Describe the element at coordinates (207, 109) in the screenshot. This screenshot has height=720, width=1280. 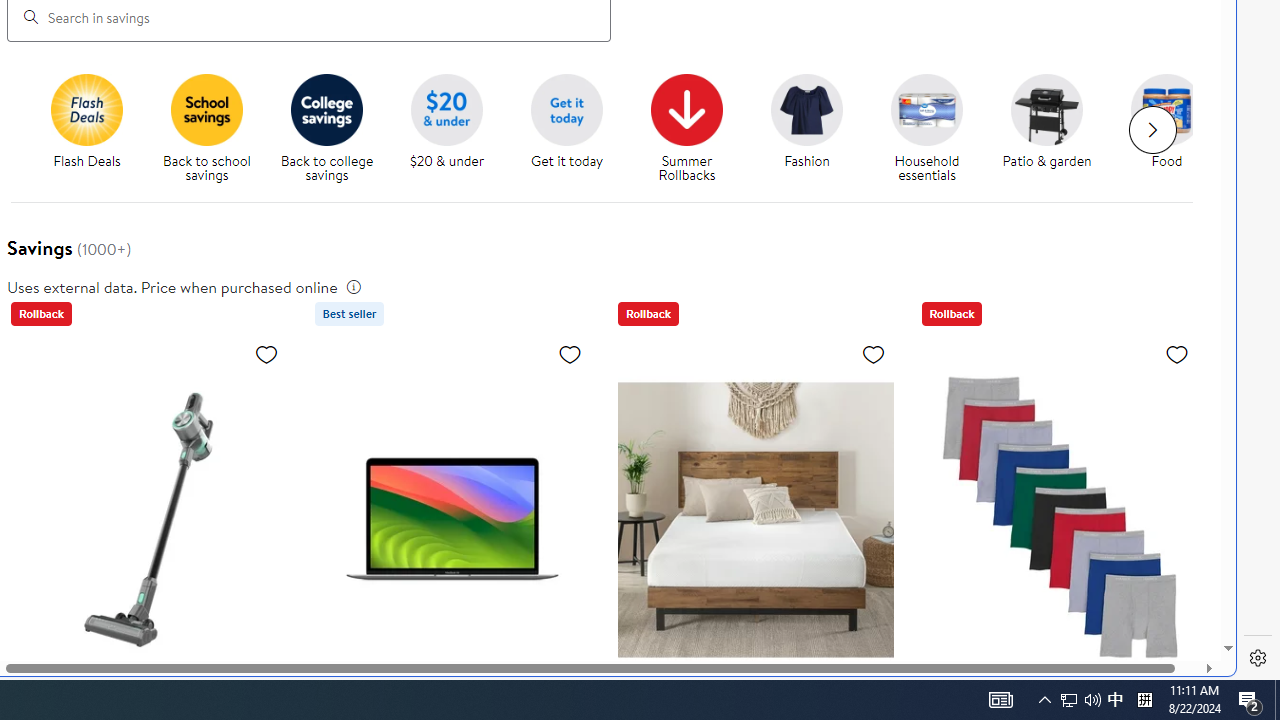
I see `'Back to School savings'` at that location.